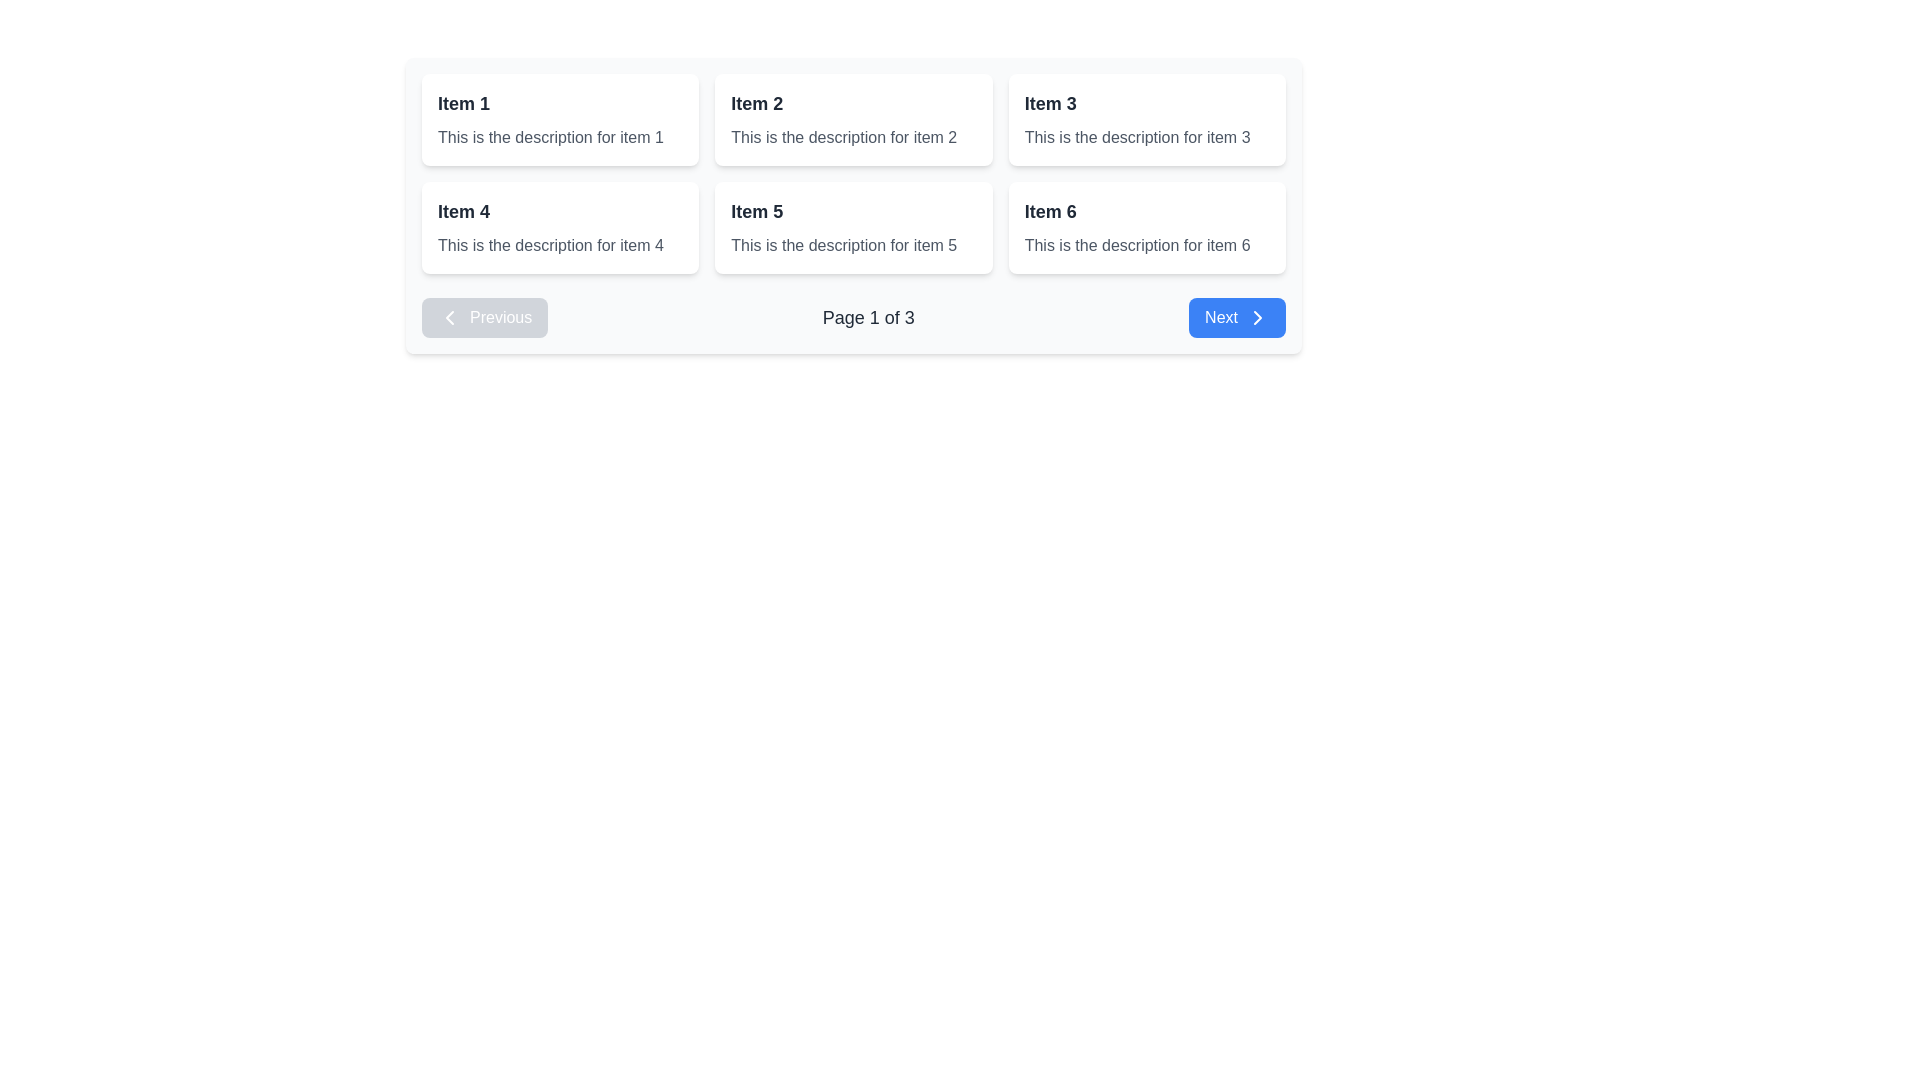 The image size is (1920, 1080). I want to click on the Info Card displaying 'Item 5' with a white background and a shadow in the second row and second column of the grid, so click(854, 226).